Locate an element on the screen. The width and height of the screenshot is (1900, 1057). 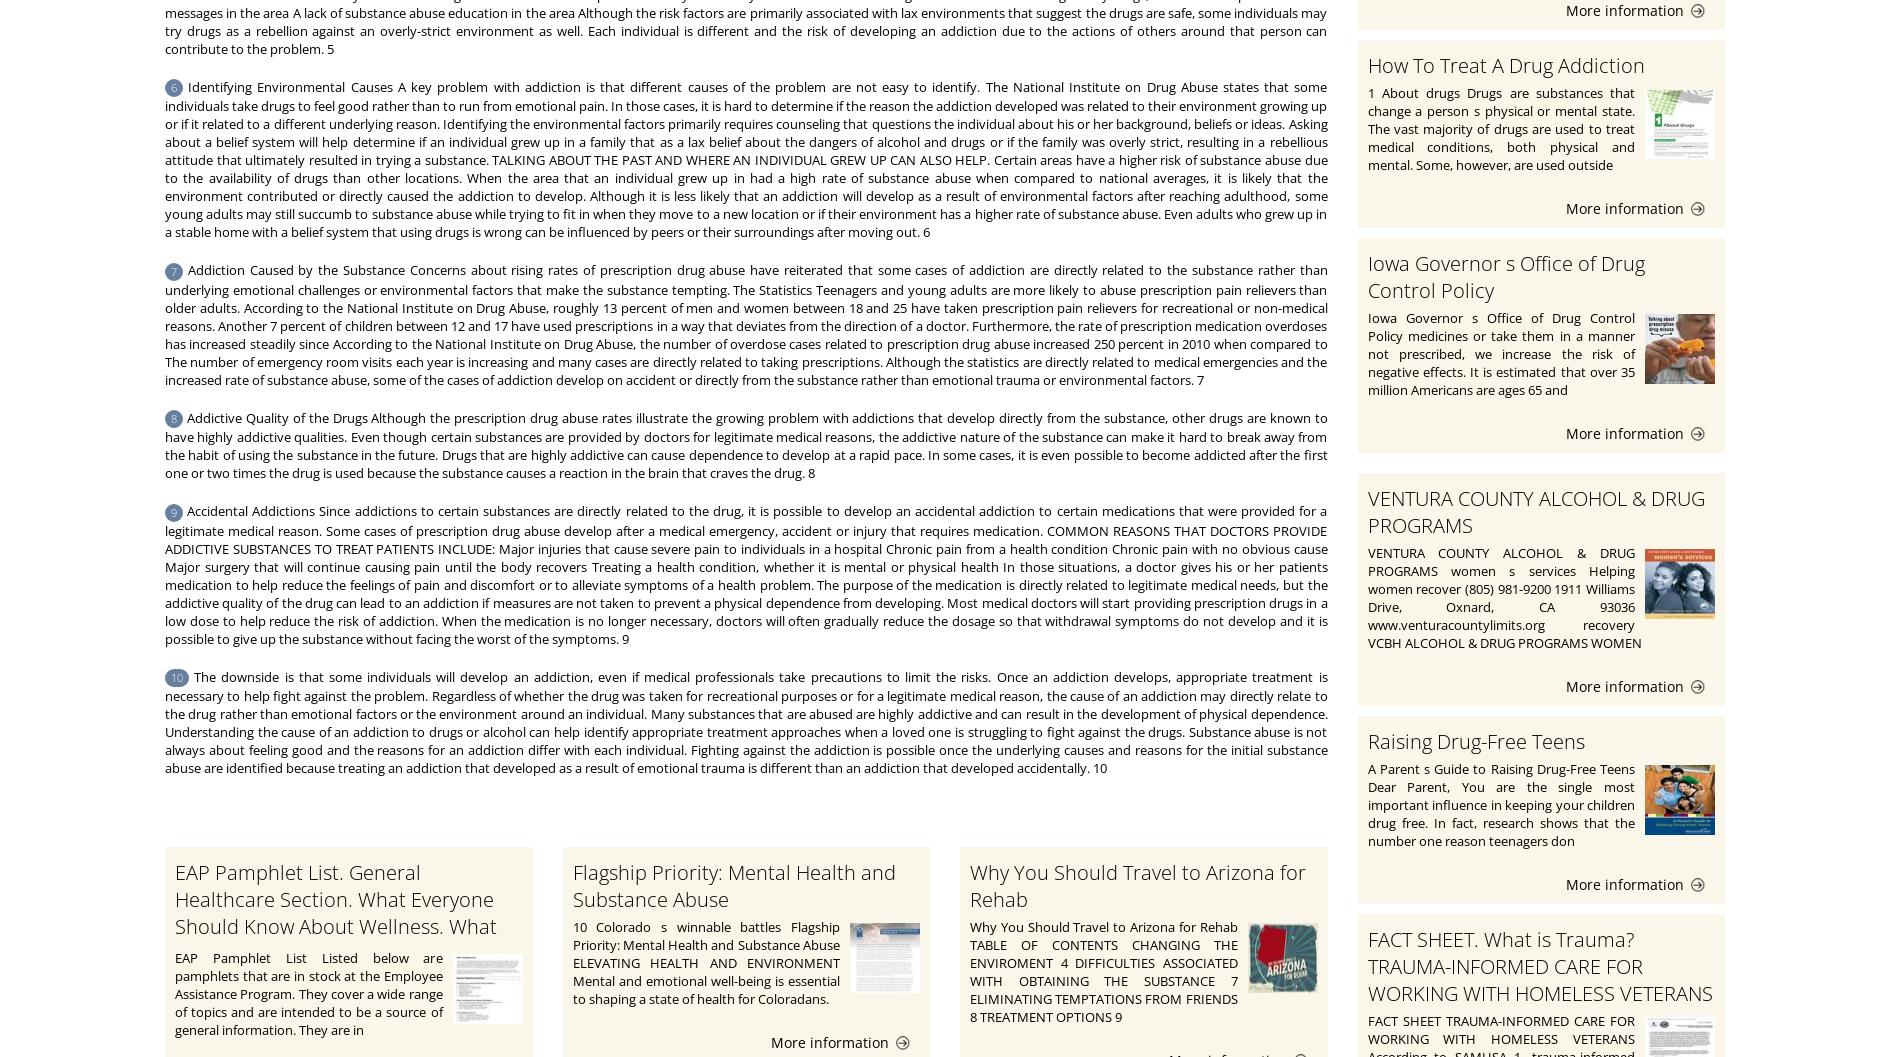
'7' is located at coordinates (174, 269).